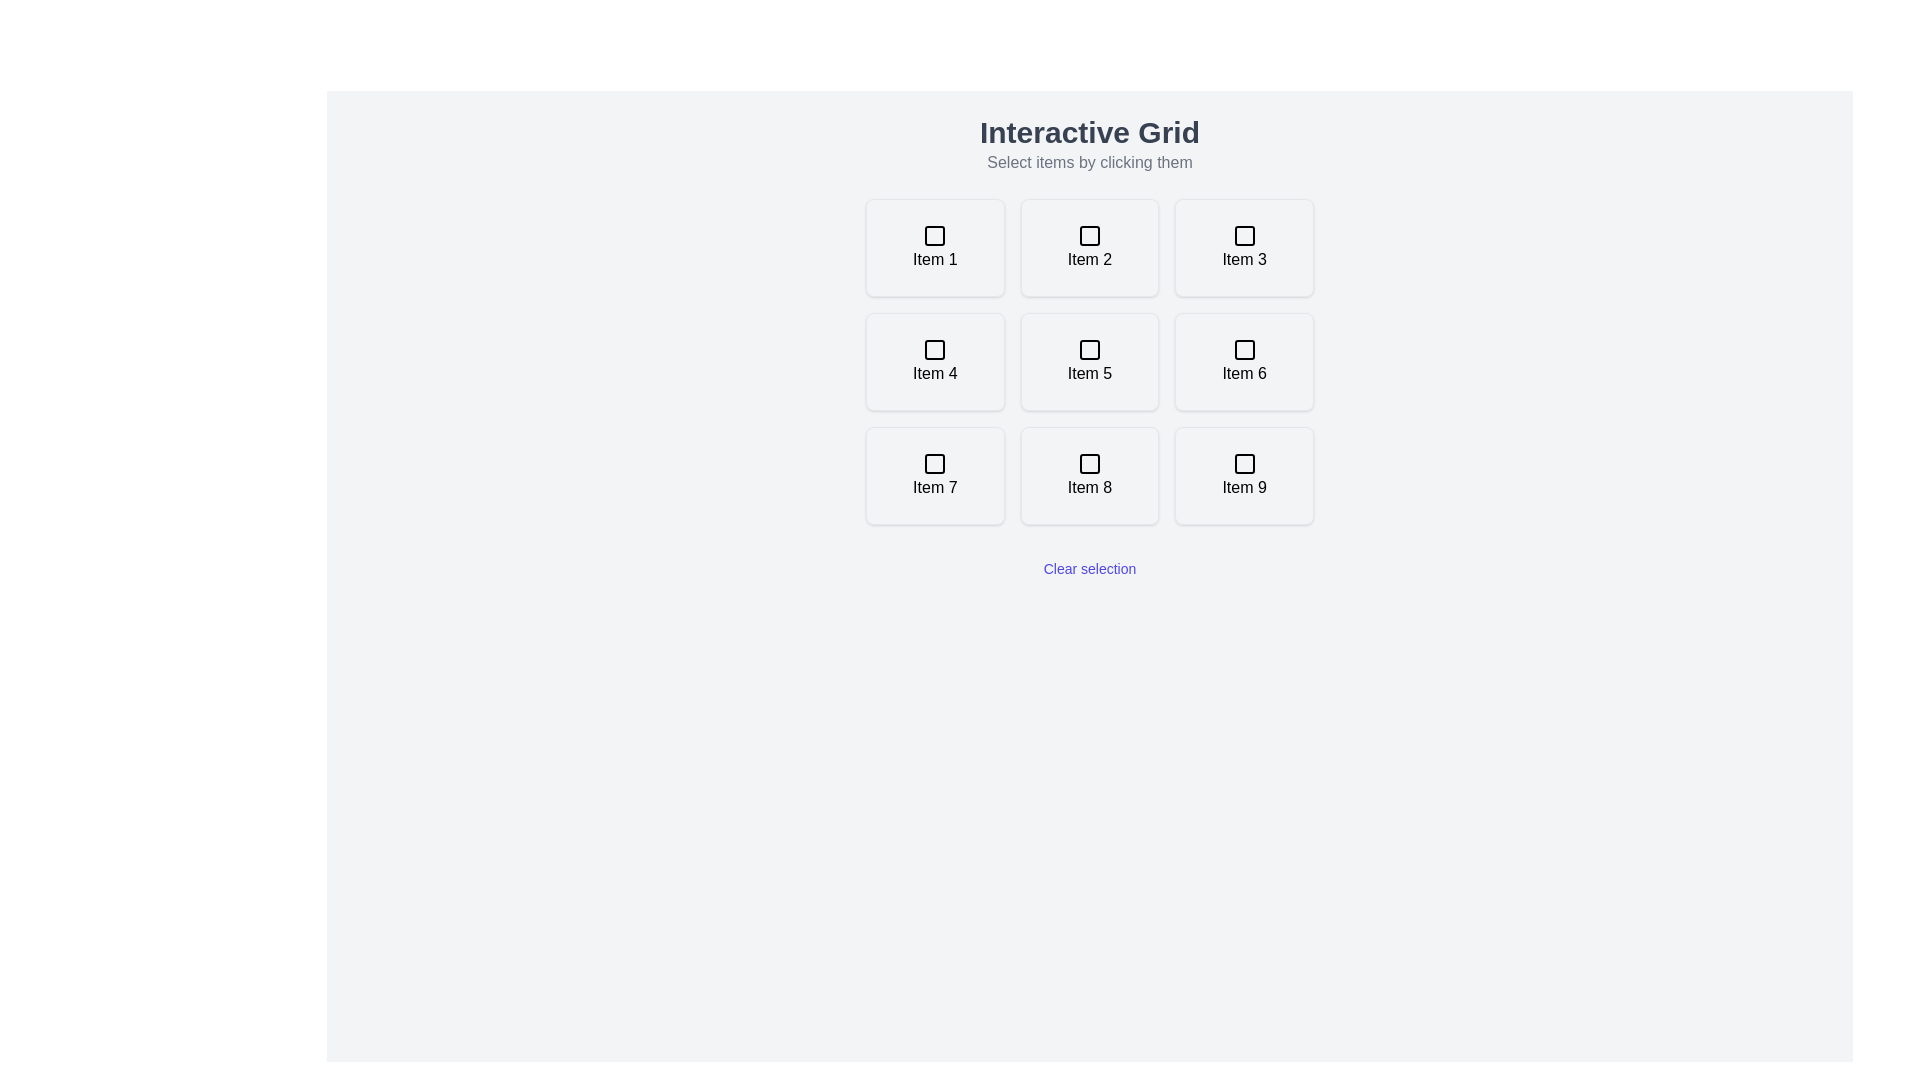 This screenshot has height=1080, width=1920. What do you see at coordinates (1088, 569) in the screenshot?
I see `the 'Clear selection' text link, which is a blue font styled link positioned centrally beneath a grid of selectable items` at bounding box center [1088, 569].